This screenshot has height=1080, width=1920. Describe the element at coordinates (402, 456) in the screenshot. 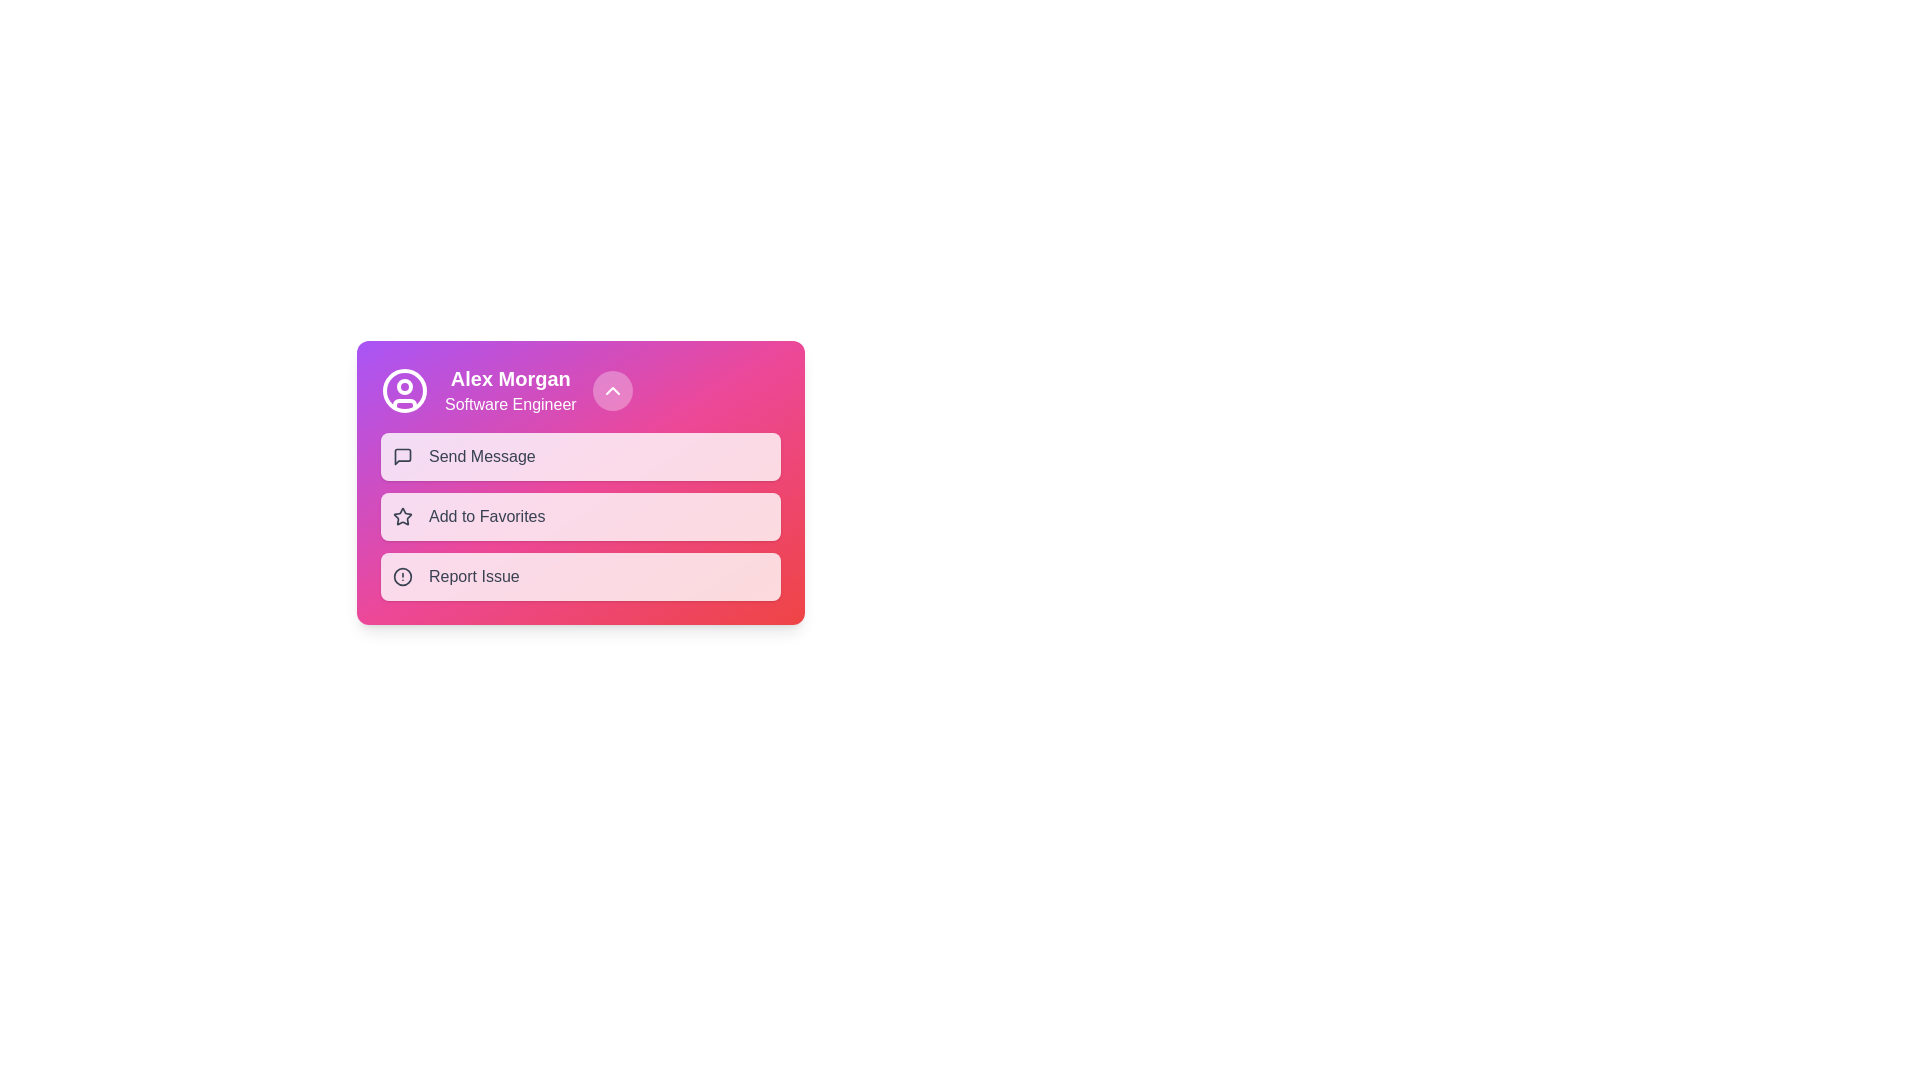

I see `the message sending icon located immediately to the left of the 'Send Message' text, which is part of the button labeled 'Send Message.'` at that location.